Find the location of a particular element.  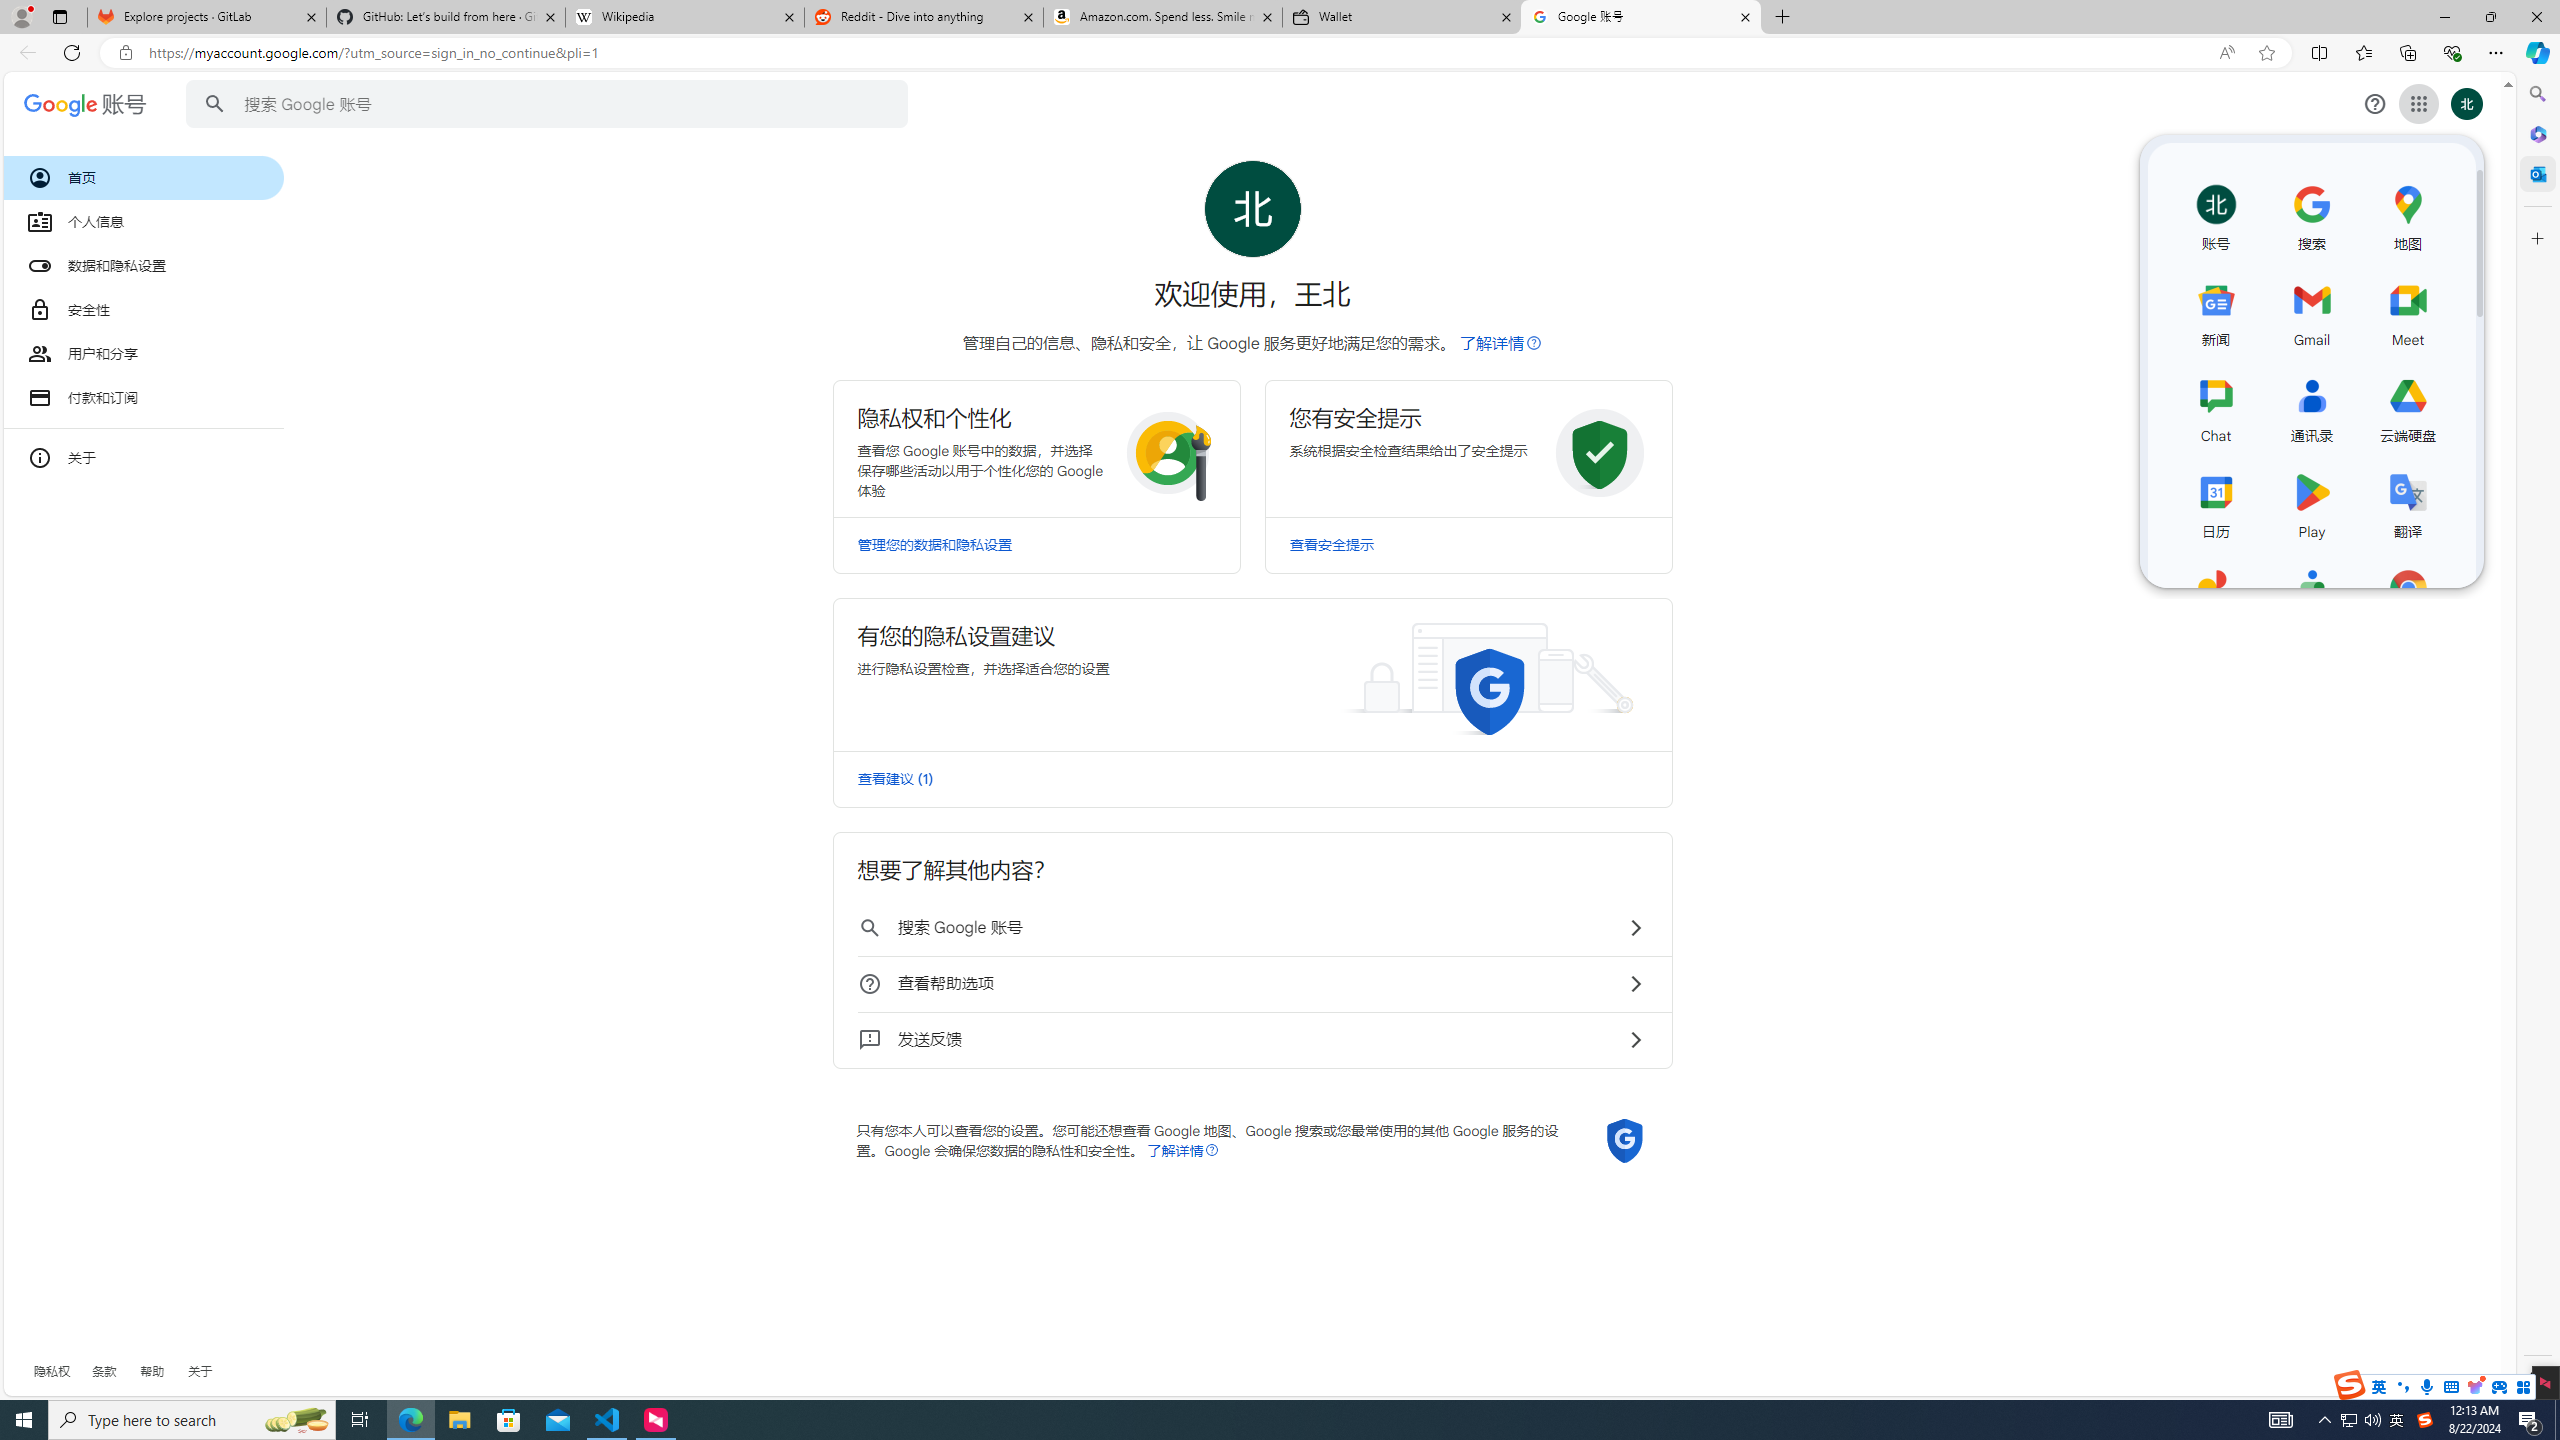

'Amazon.com. Spend less. Smile more.' is located at coordinates (1161, 16).